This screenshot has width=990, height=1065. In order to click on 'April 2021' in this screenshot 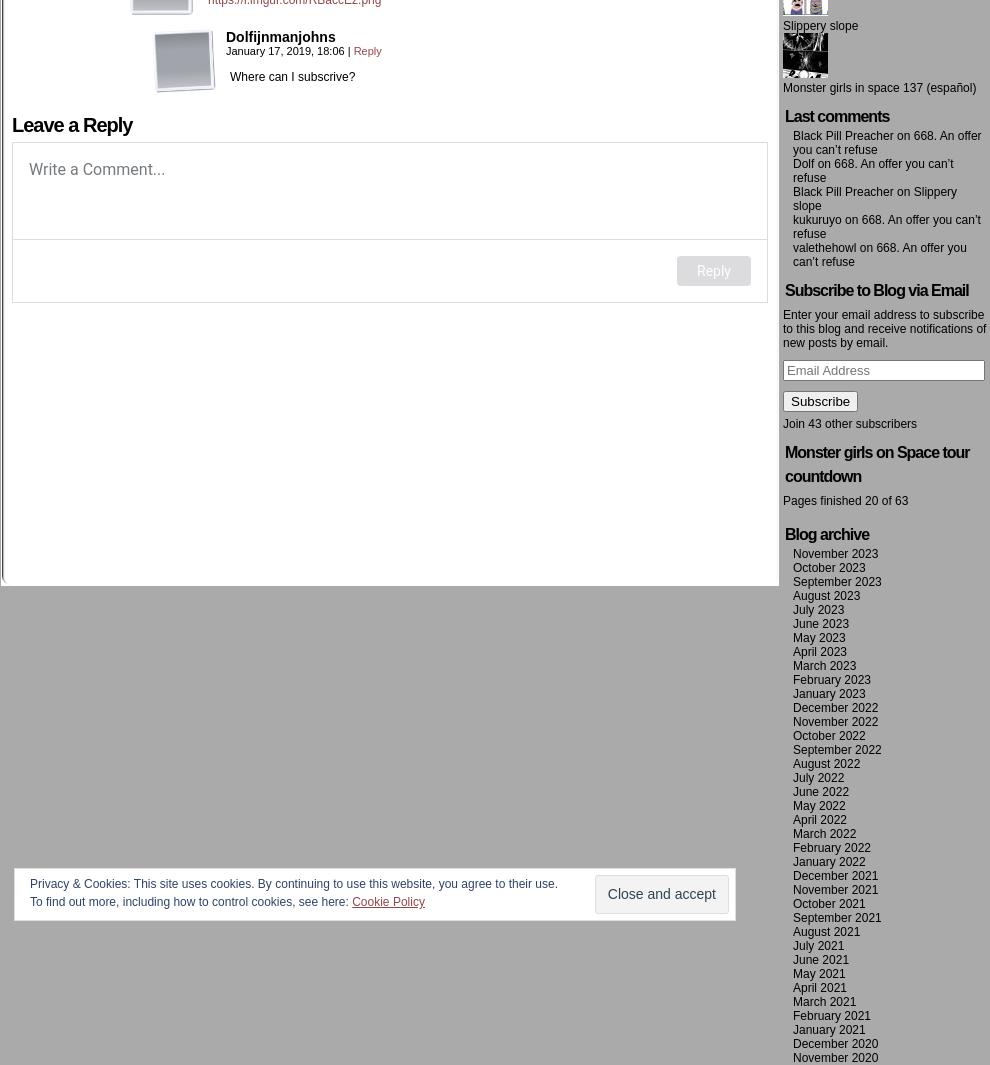, I will do `click(792, 988)`.